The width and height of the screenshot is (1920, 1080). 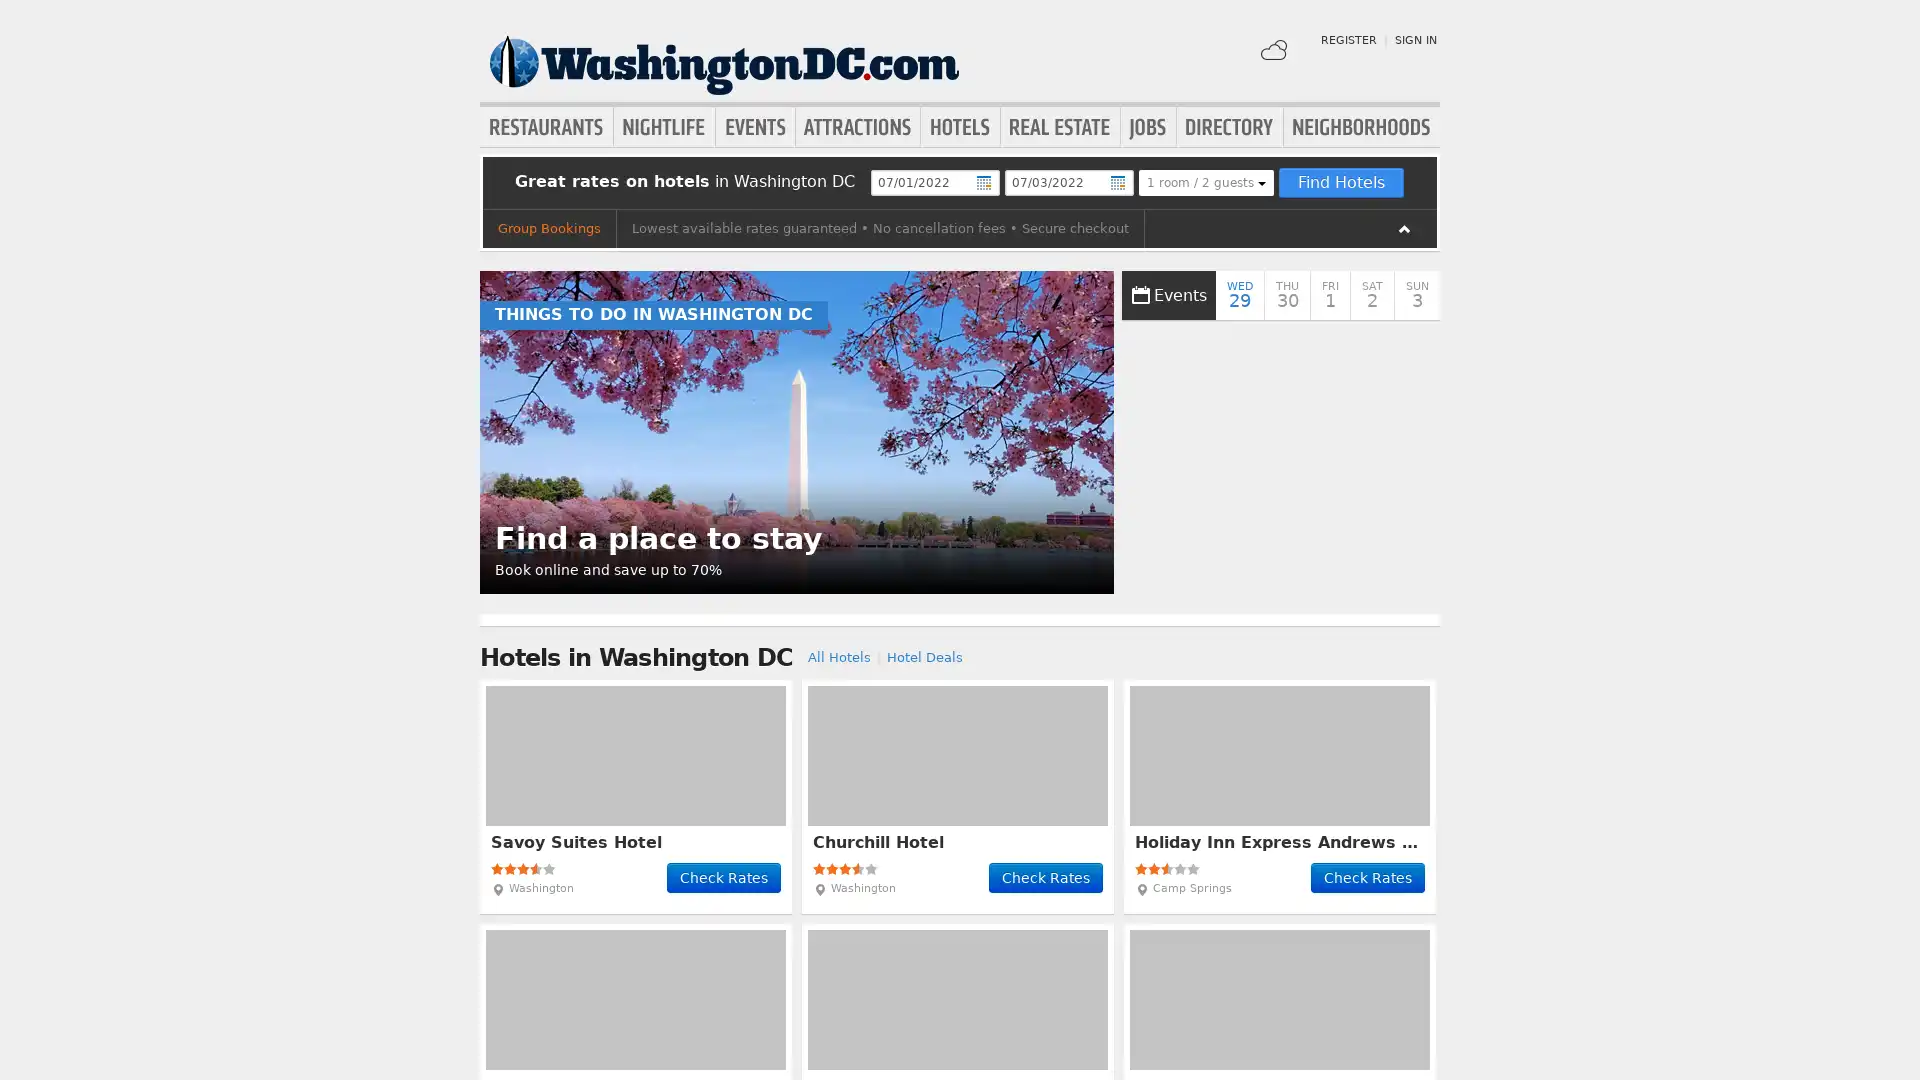 What do you see at coordinates (1340, 182) in the screenshot?
I see `Find Hotels` at bounding box center [1340, 182].